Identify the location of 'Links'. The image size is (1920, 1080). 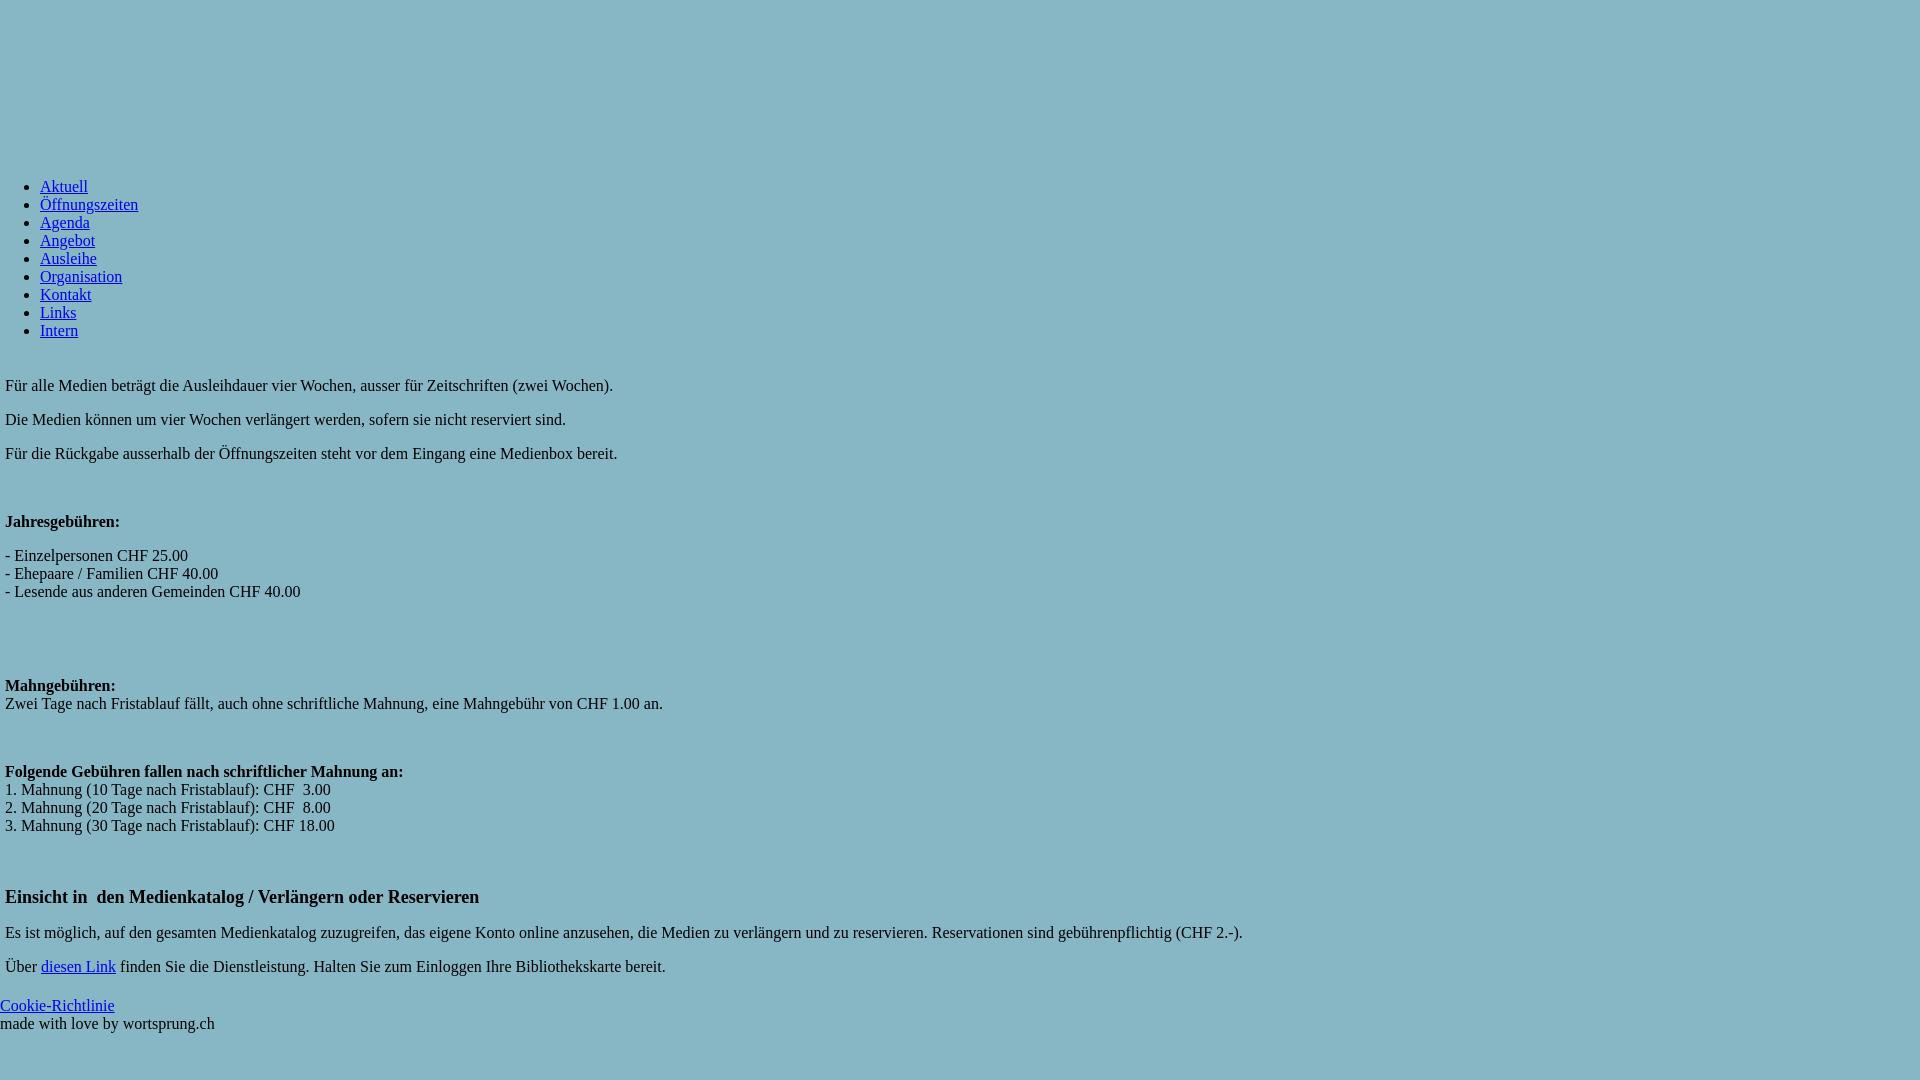
(39, 312).